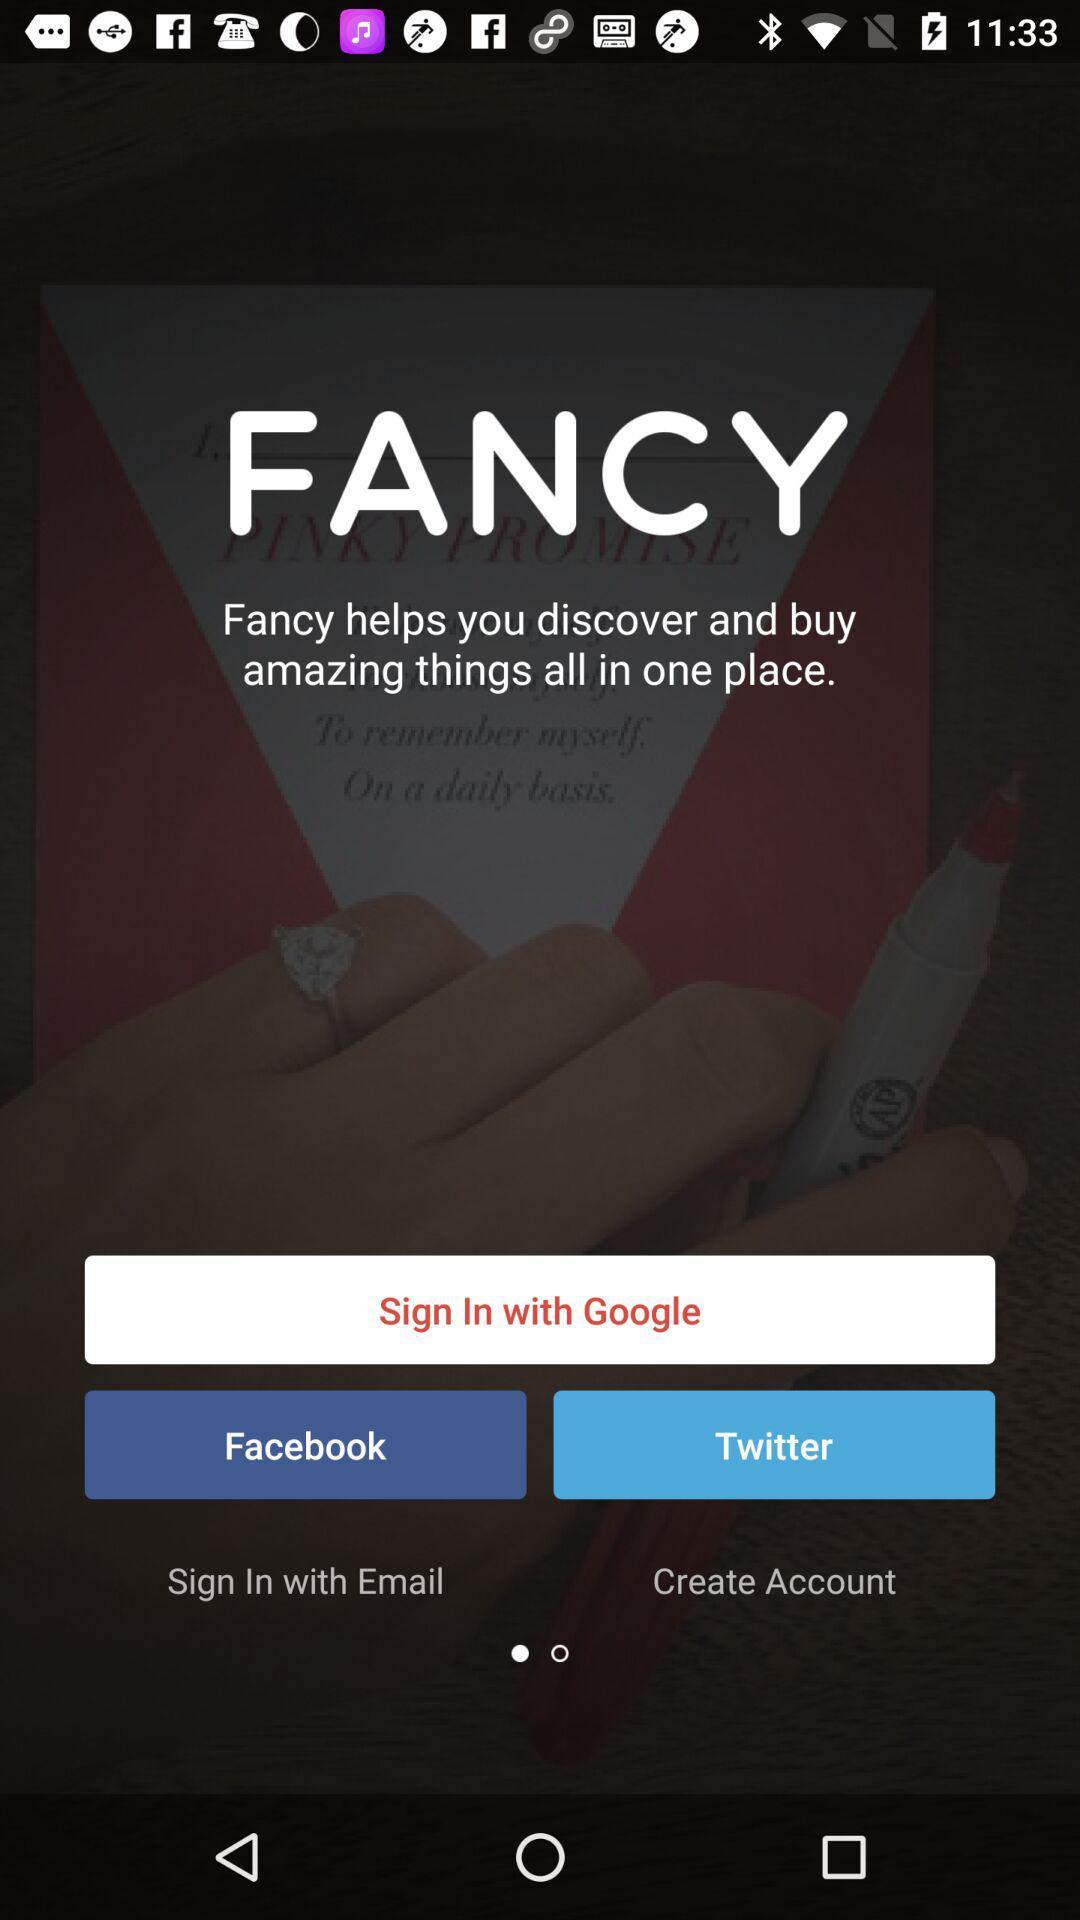 Image resolution: width=1080 pixels, height=1920 pixels. Describe the element at coordinates (305, 1444) in the screenshot. I see `item above sign in with` at that location.